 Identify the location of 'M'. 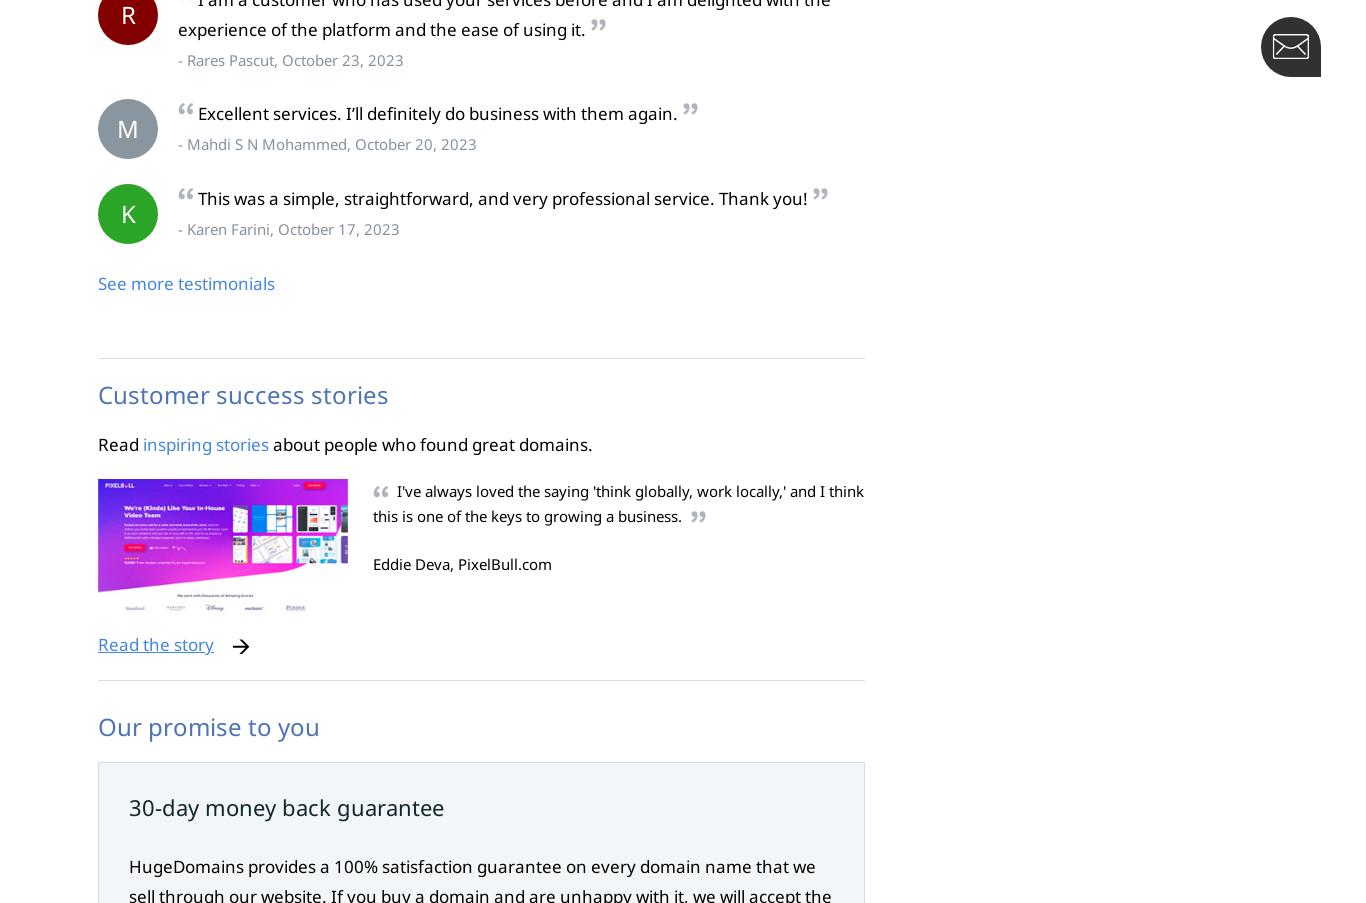
(126, 128).